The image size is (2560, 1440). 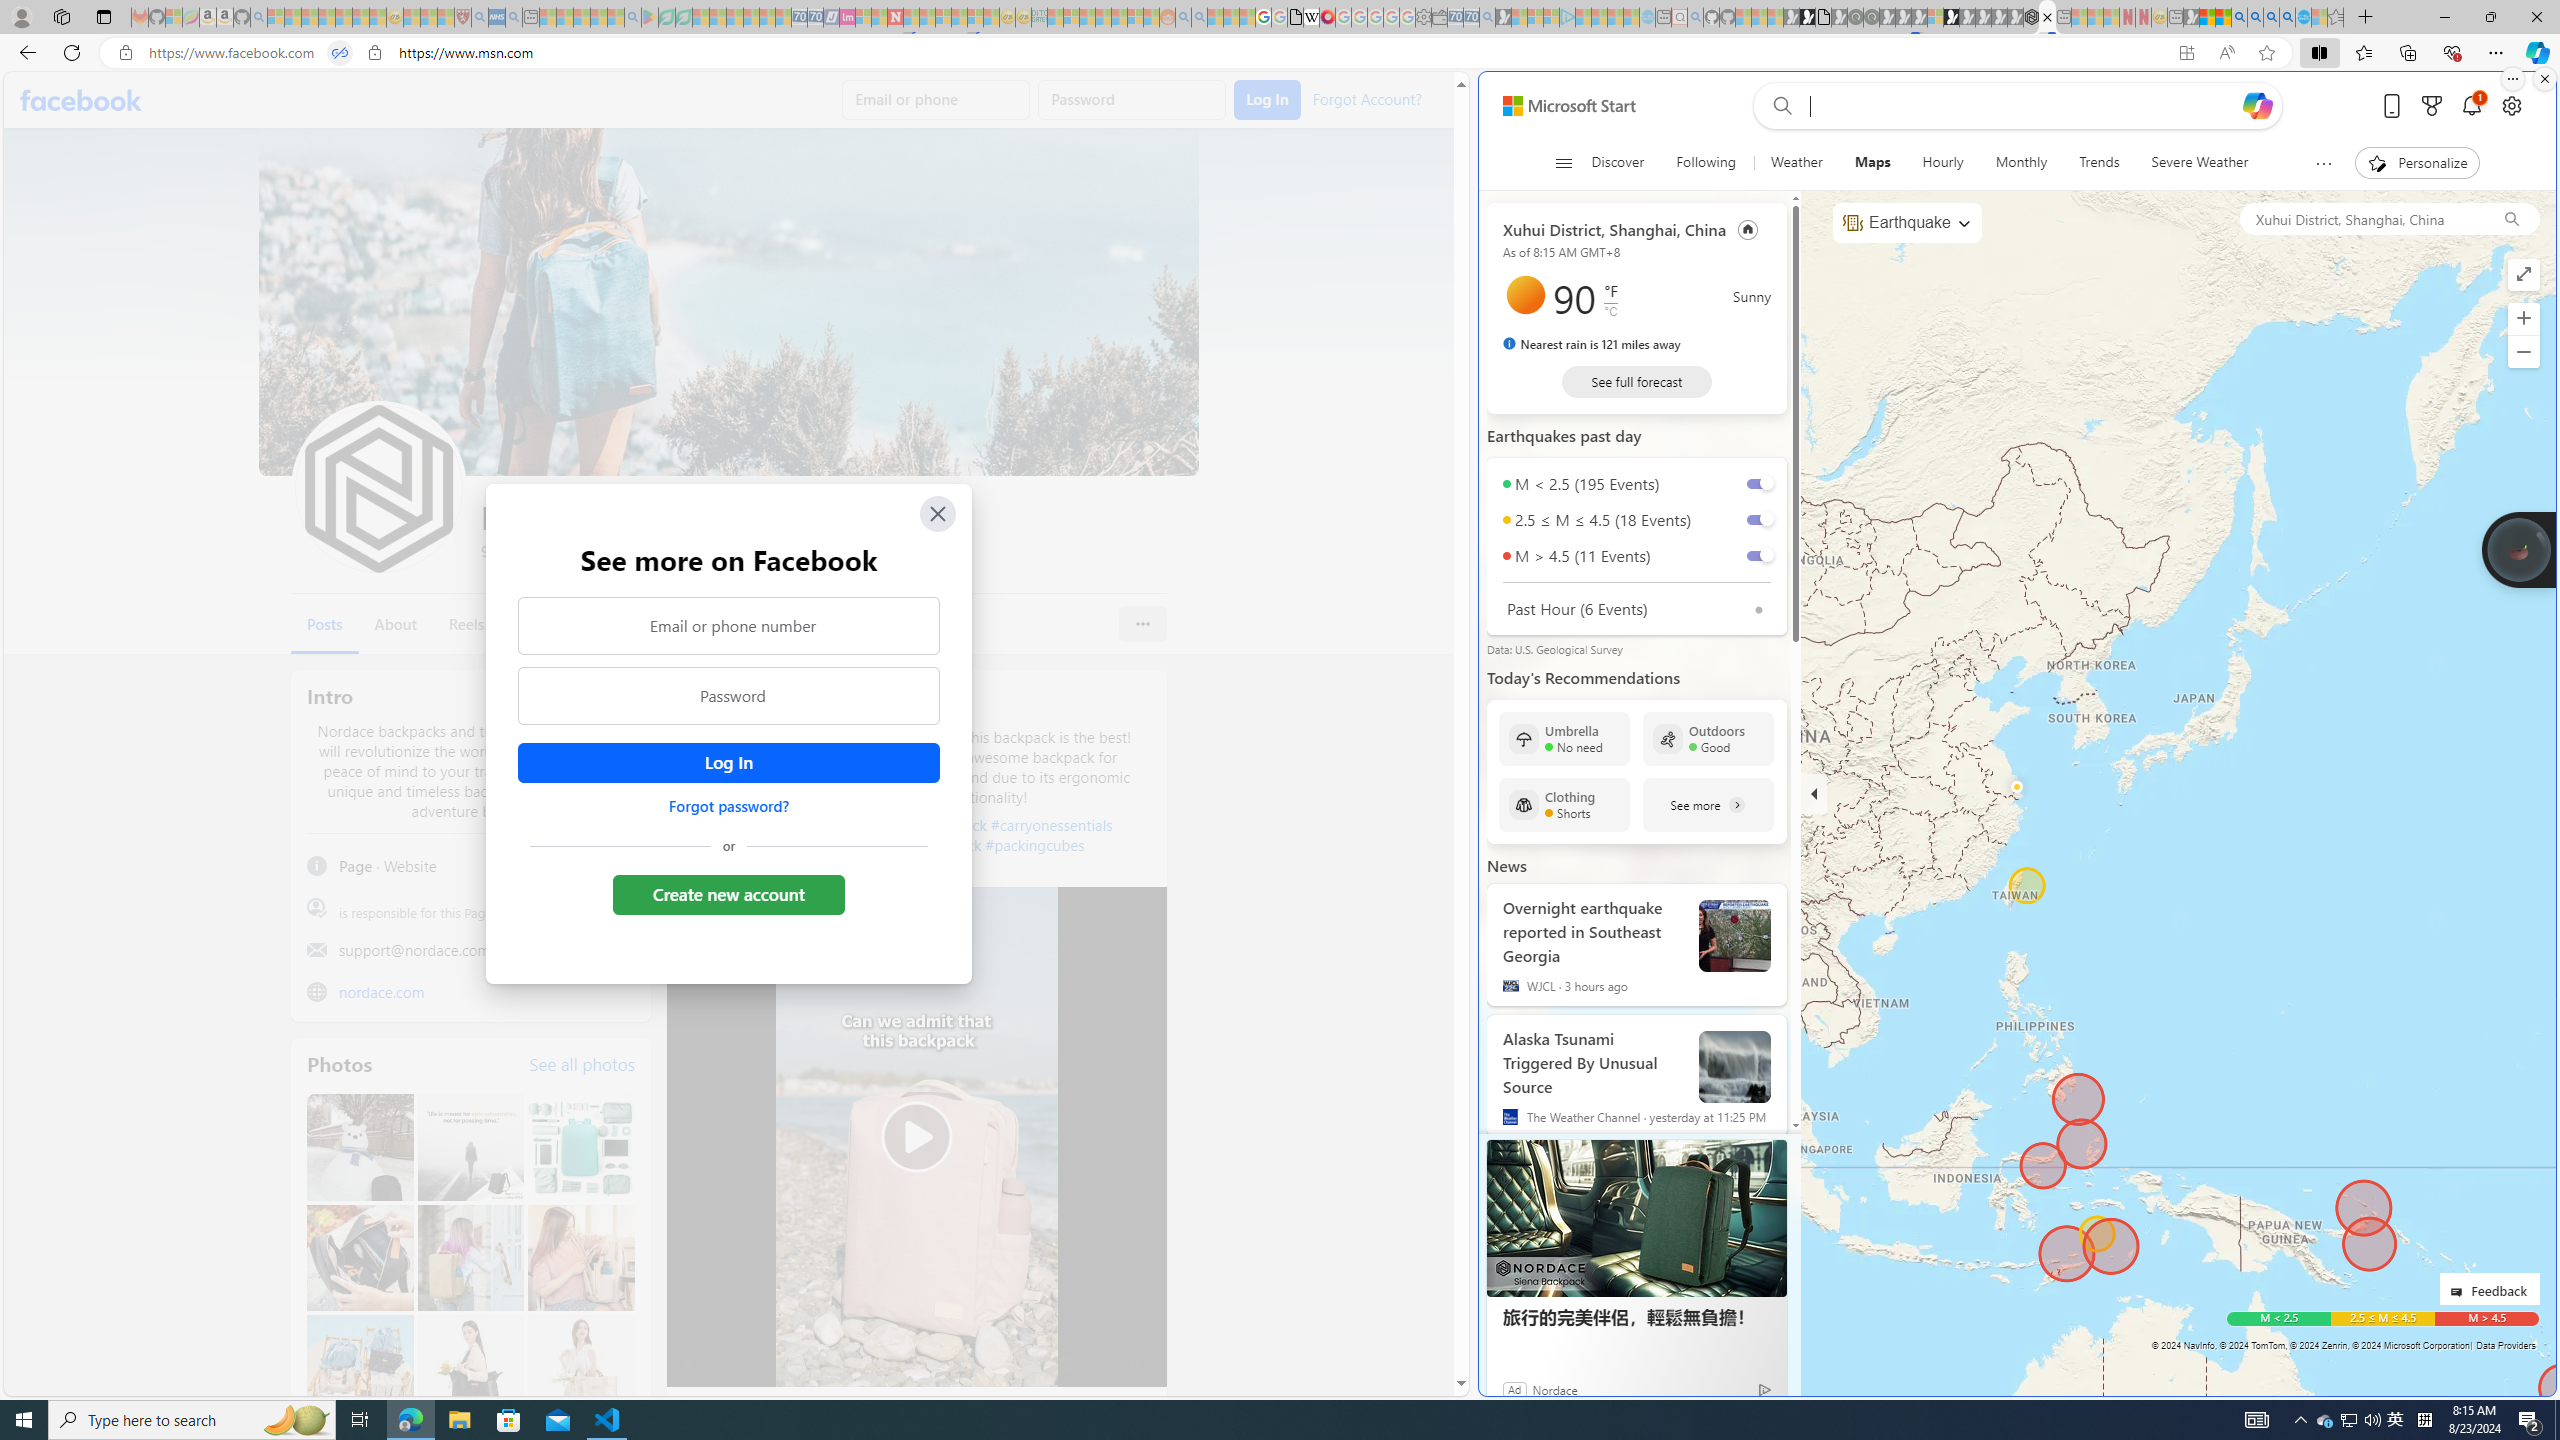 What do you see at coordinates (2523, 352) in the screenshot?
I see `'Zoom out'` at bounding box center [2523, 352].